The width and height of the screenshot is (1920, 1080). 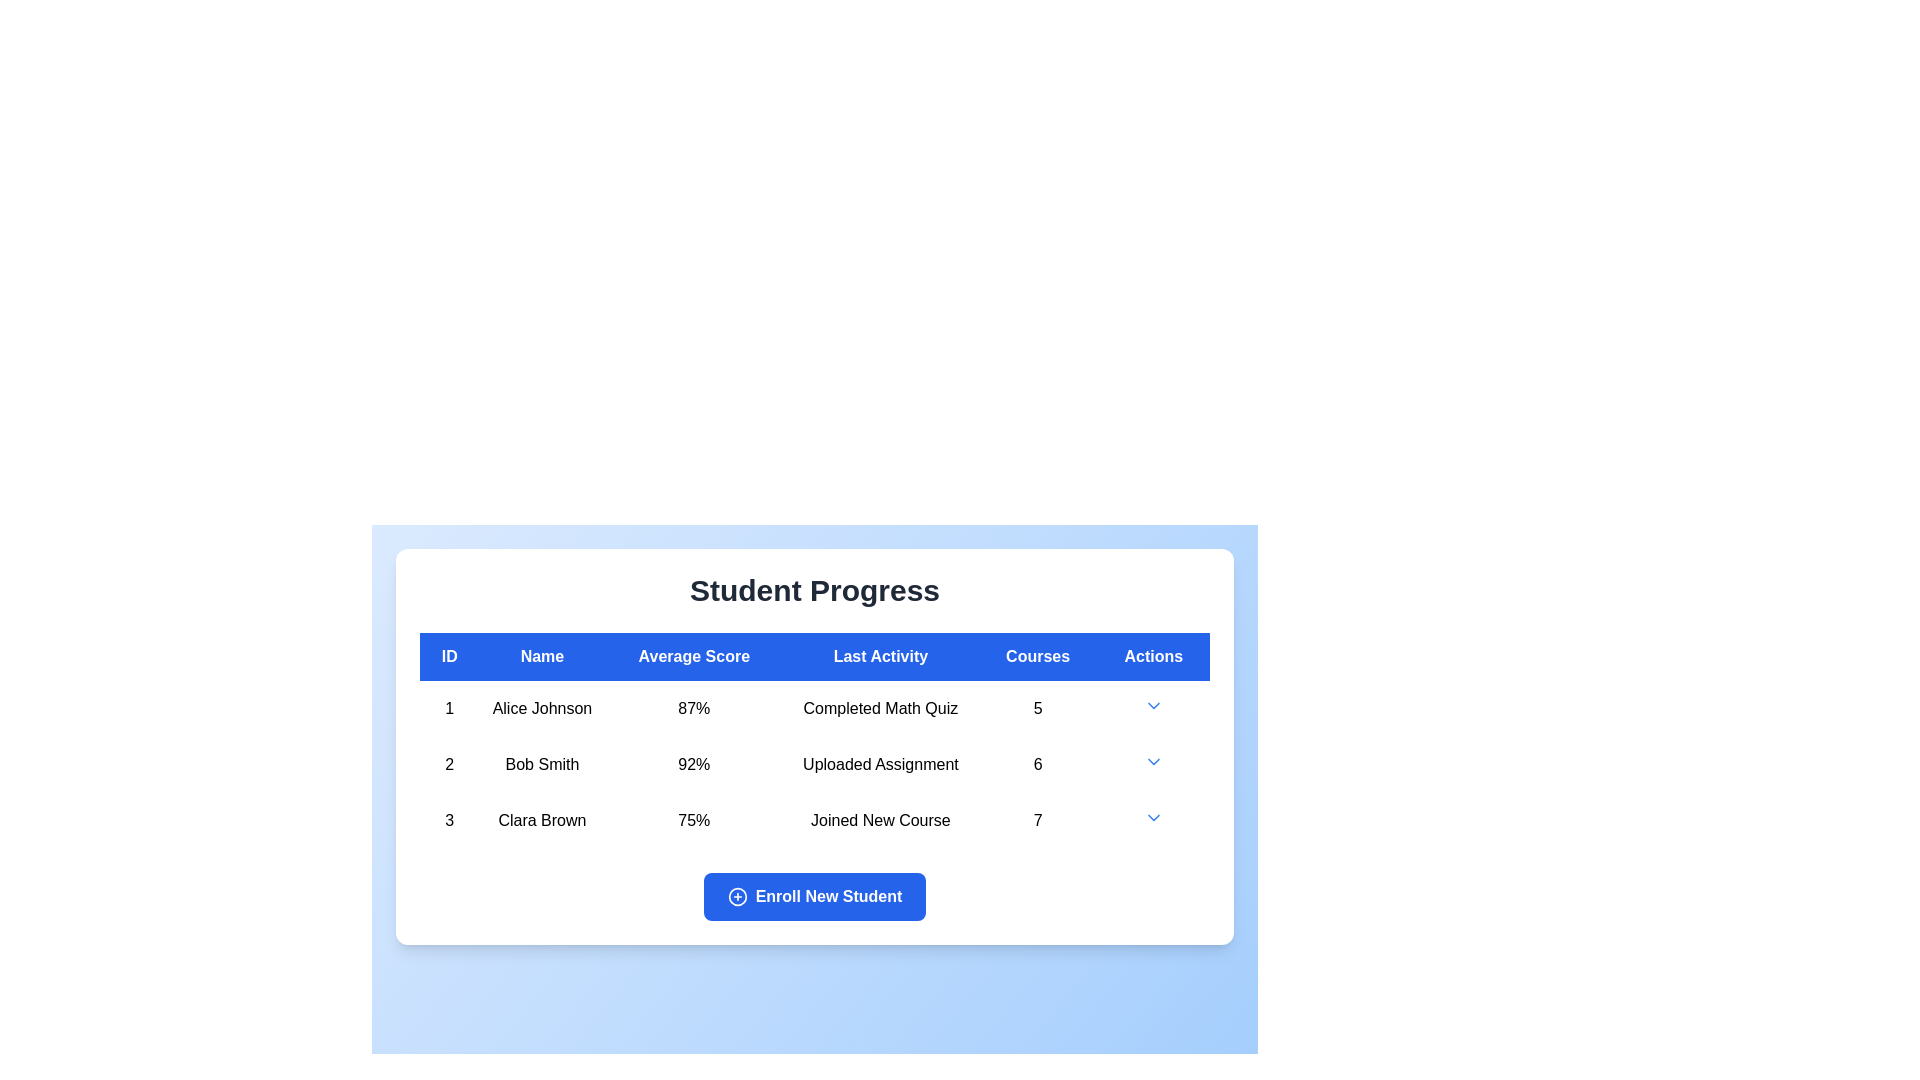 What do you see at coordinates (1153, 817) in the screenshot?
I see `the downward-facing chevron icon in the 'Actions' column of the last row in the 'Student Progress' table` at bounding box center [1153, 817].